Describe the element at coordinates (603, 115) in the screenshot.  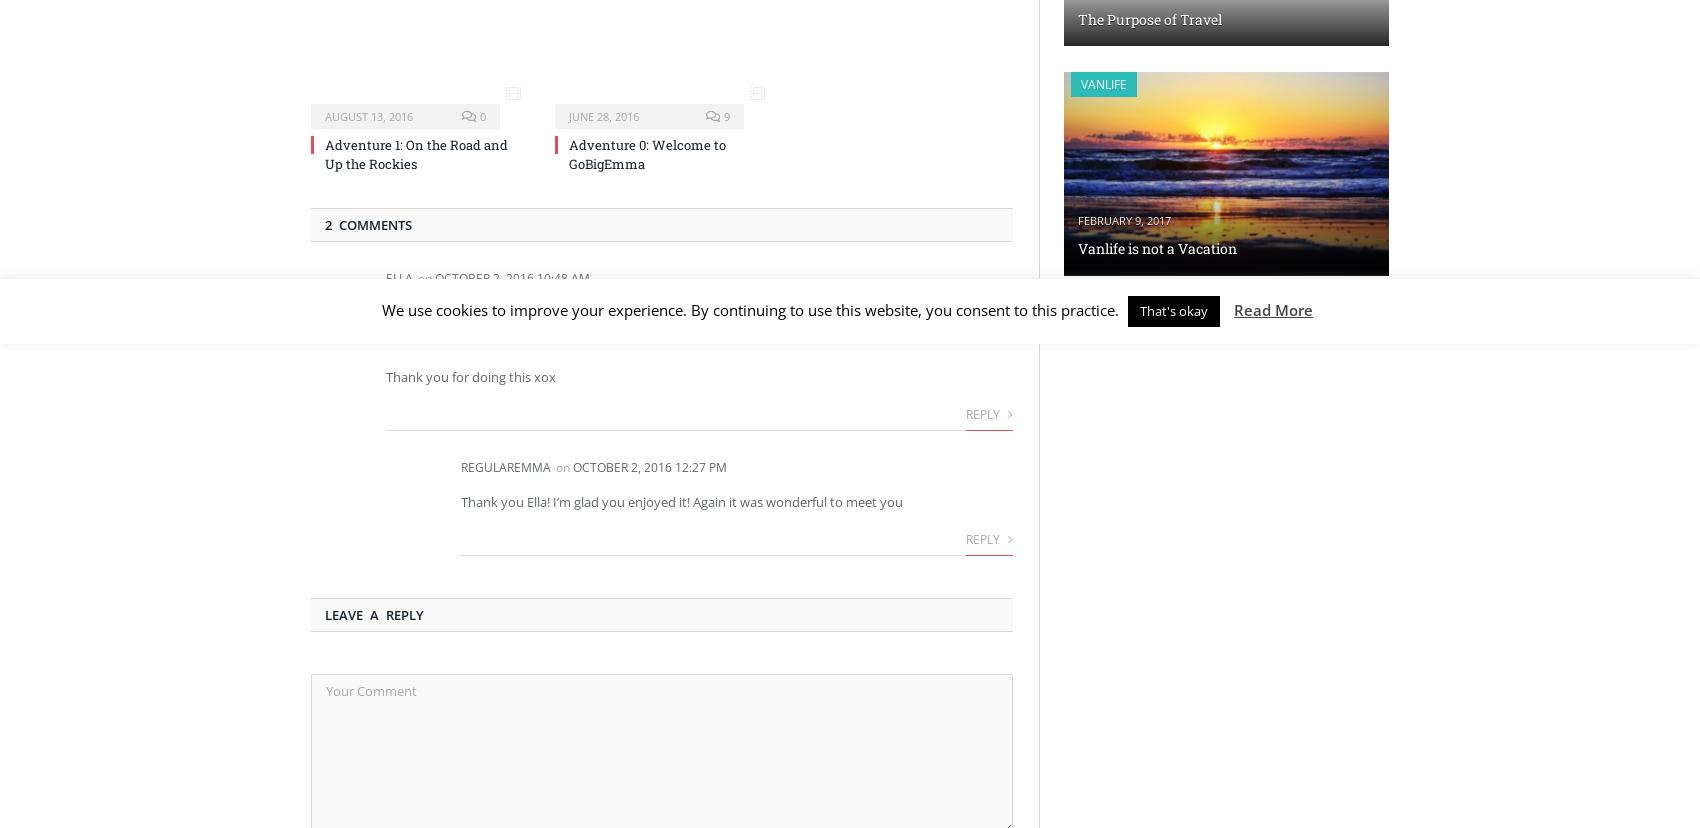
I see `'June 28, 2016'` at that location.